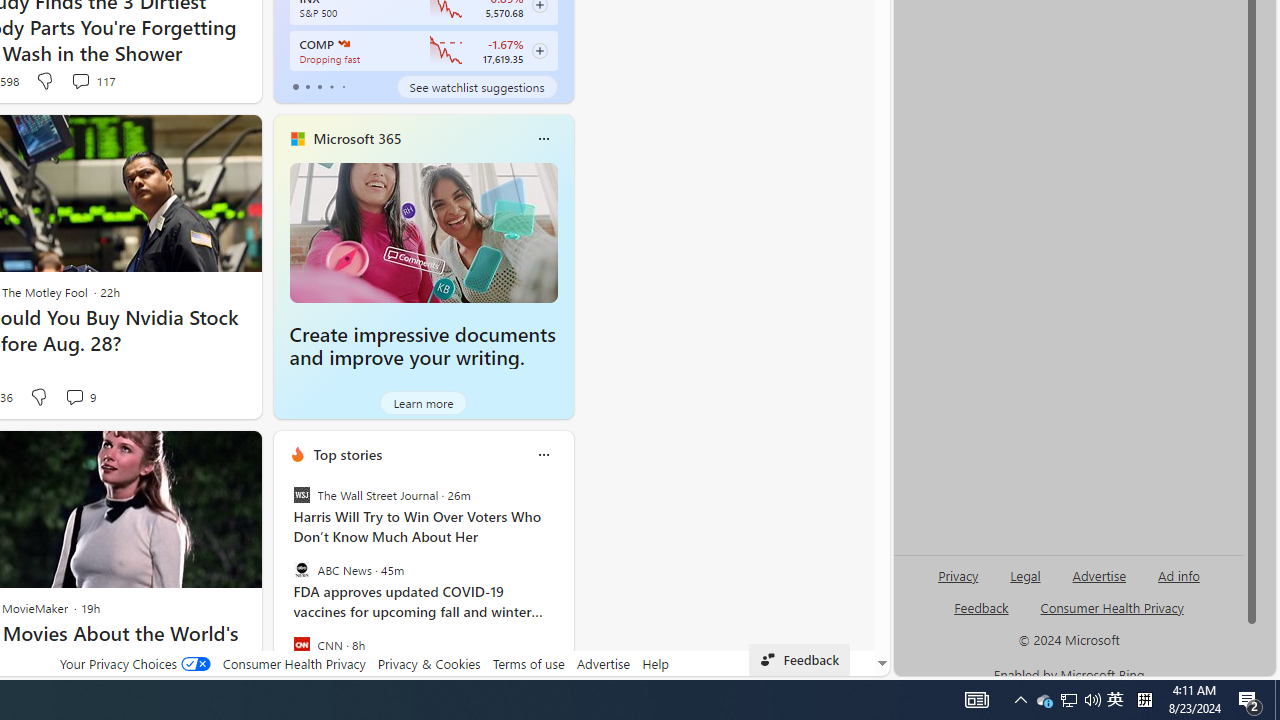 This screenshot has width=1280, height=720. What do you see at coordinates (300, 570) in the screenshot?
I see `'ABC News'` at bounding box center [300, 570].